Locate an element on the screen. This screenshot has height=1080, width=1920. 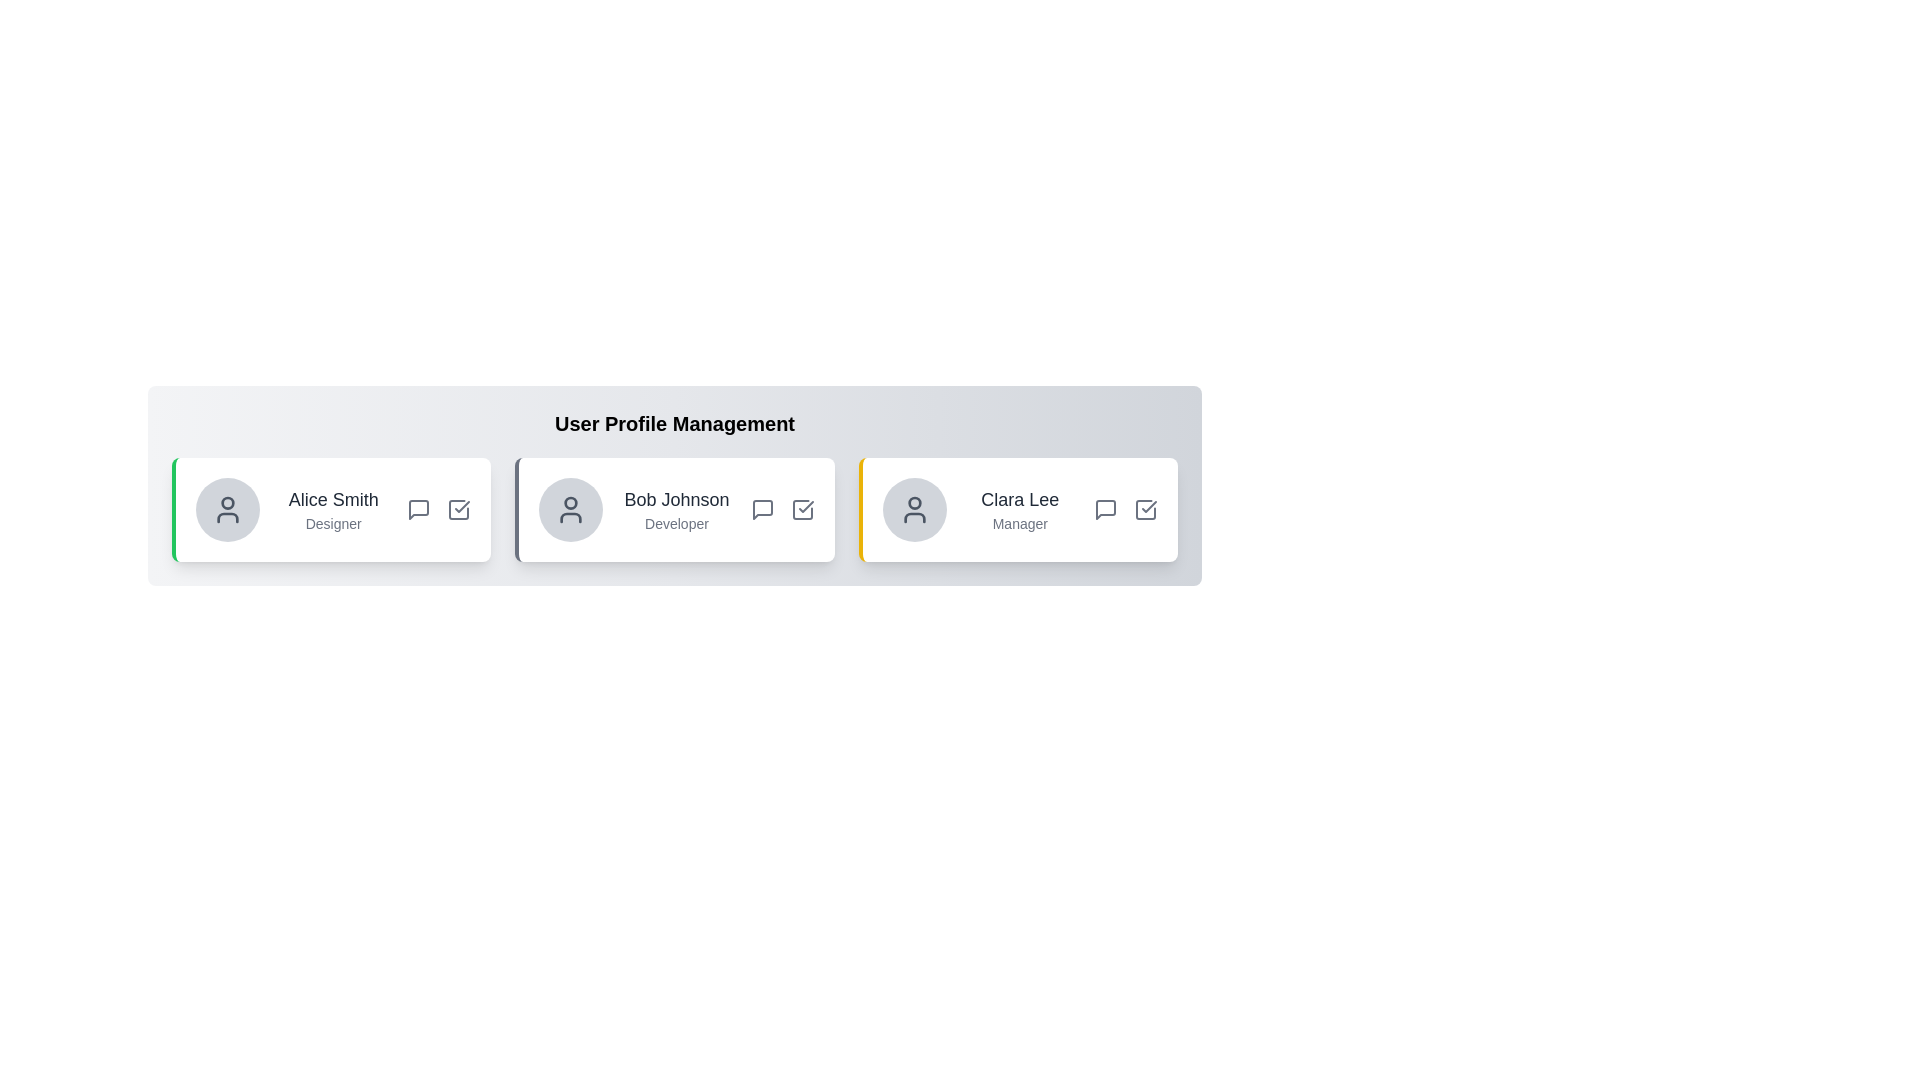
the decorative icon associated with the user profile 'Alice Smith' located in the leftmost profile widget is located at coordinates (458, 508).